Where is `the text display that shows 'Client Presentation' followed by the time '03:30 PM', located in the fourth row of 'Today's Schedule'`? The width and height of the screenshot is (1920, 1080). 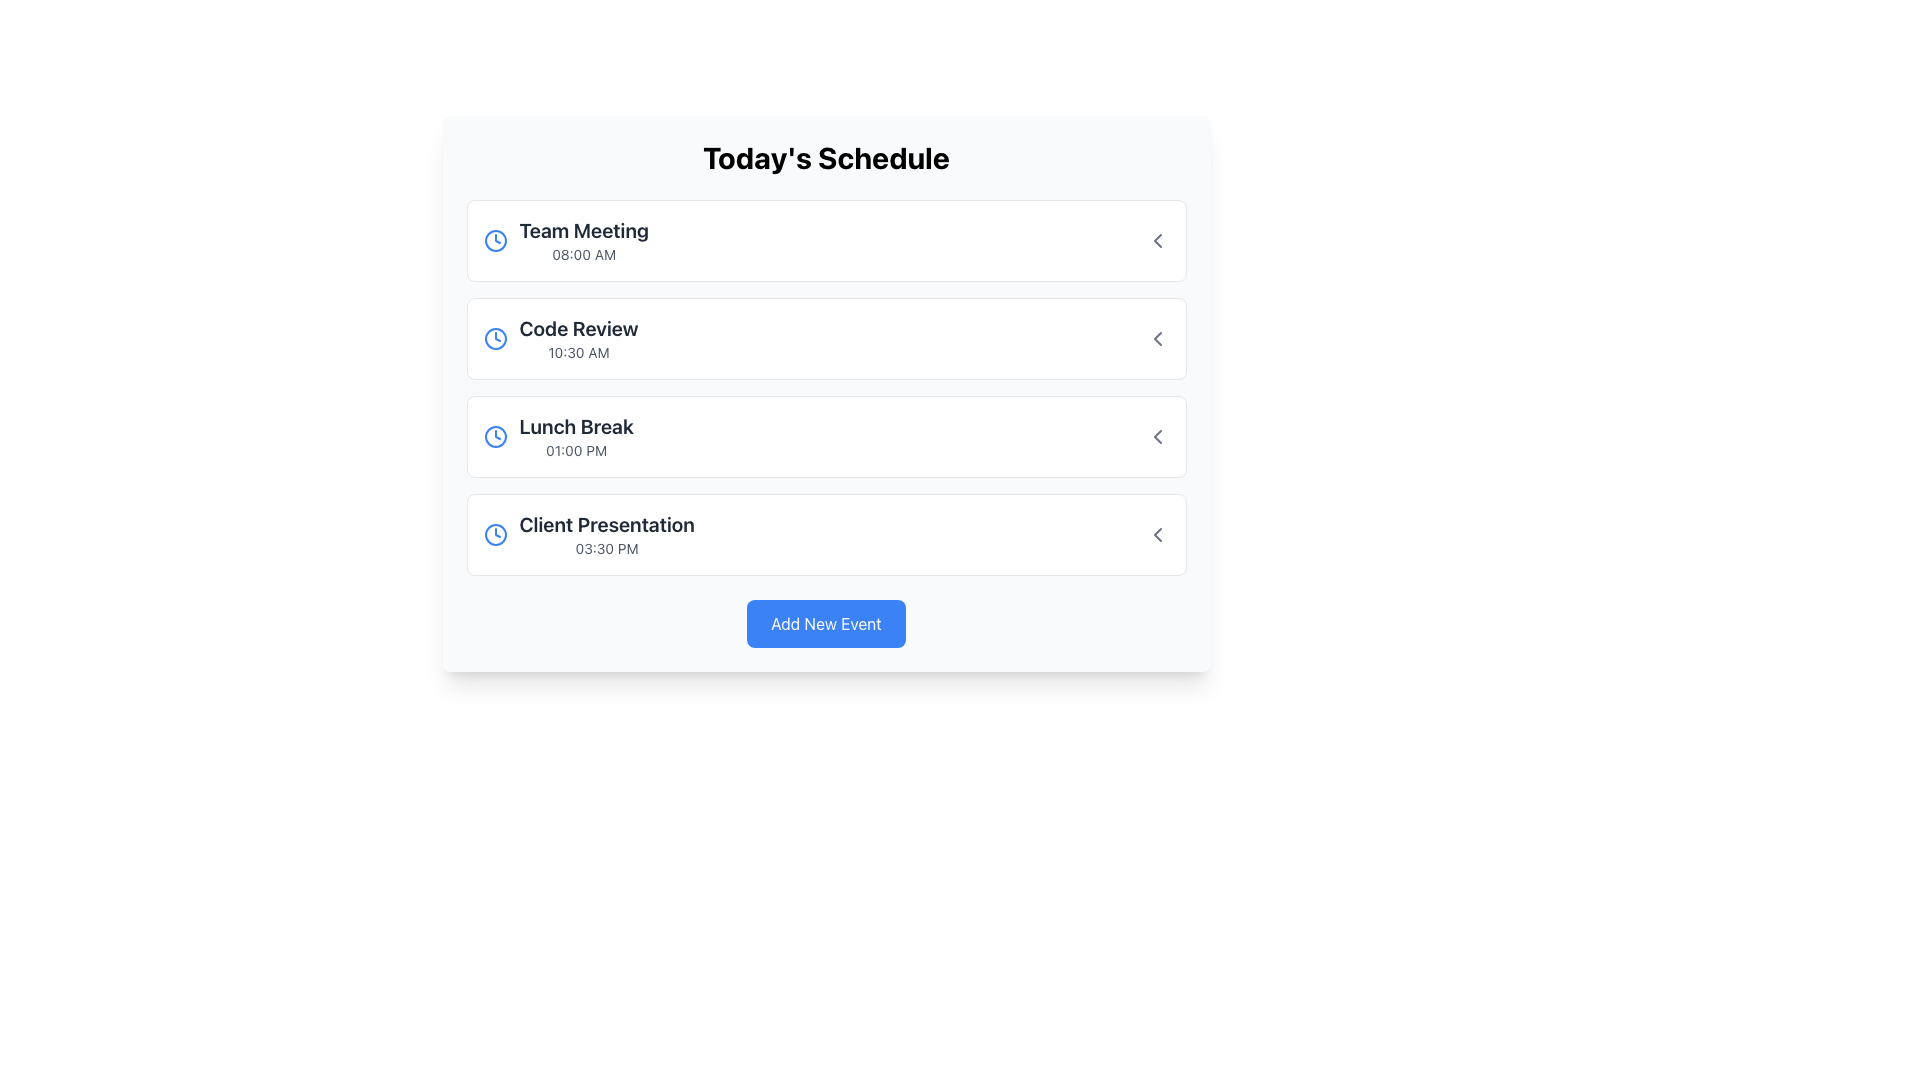
the text display that shows 'Client Presentation' followed by the time '03:30 PM', located in the fourth row of 'Today's Schedule' is located at coordinates (606, 534).